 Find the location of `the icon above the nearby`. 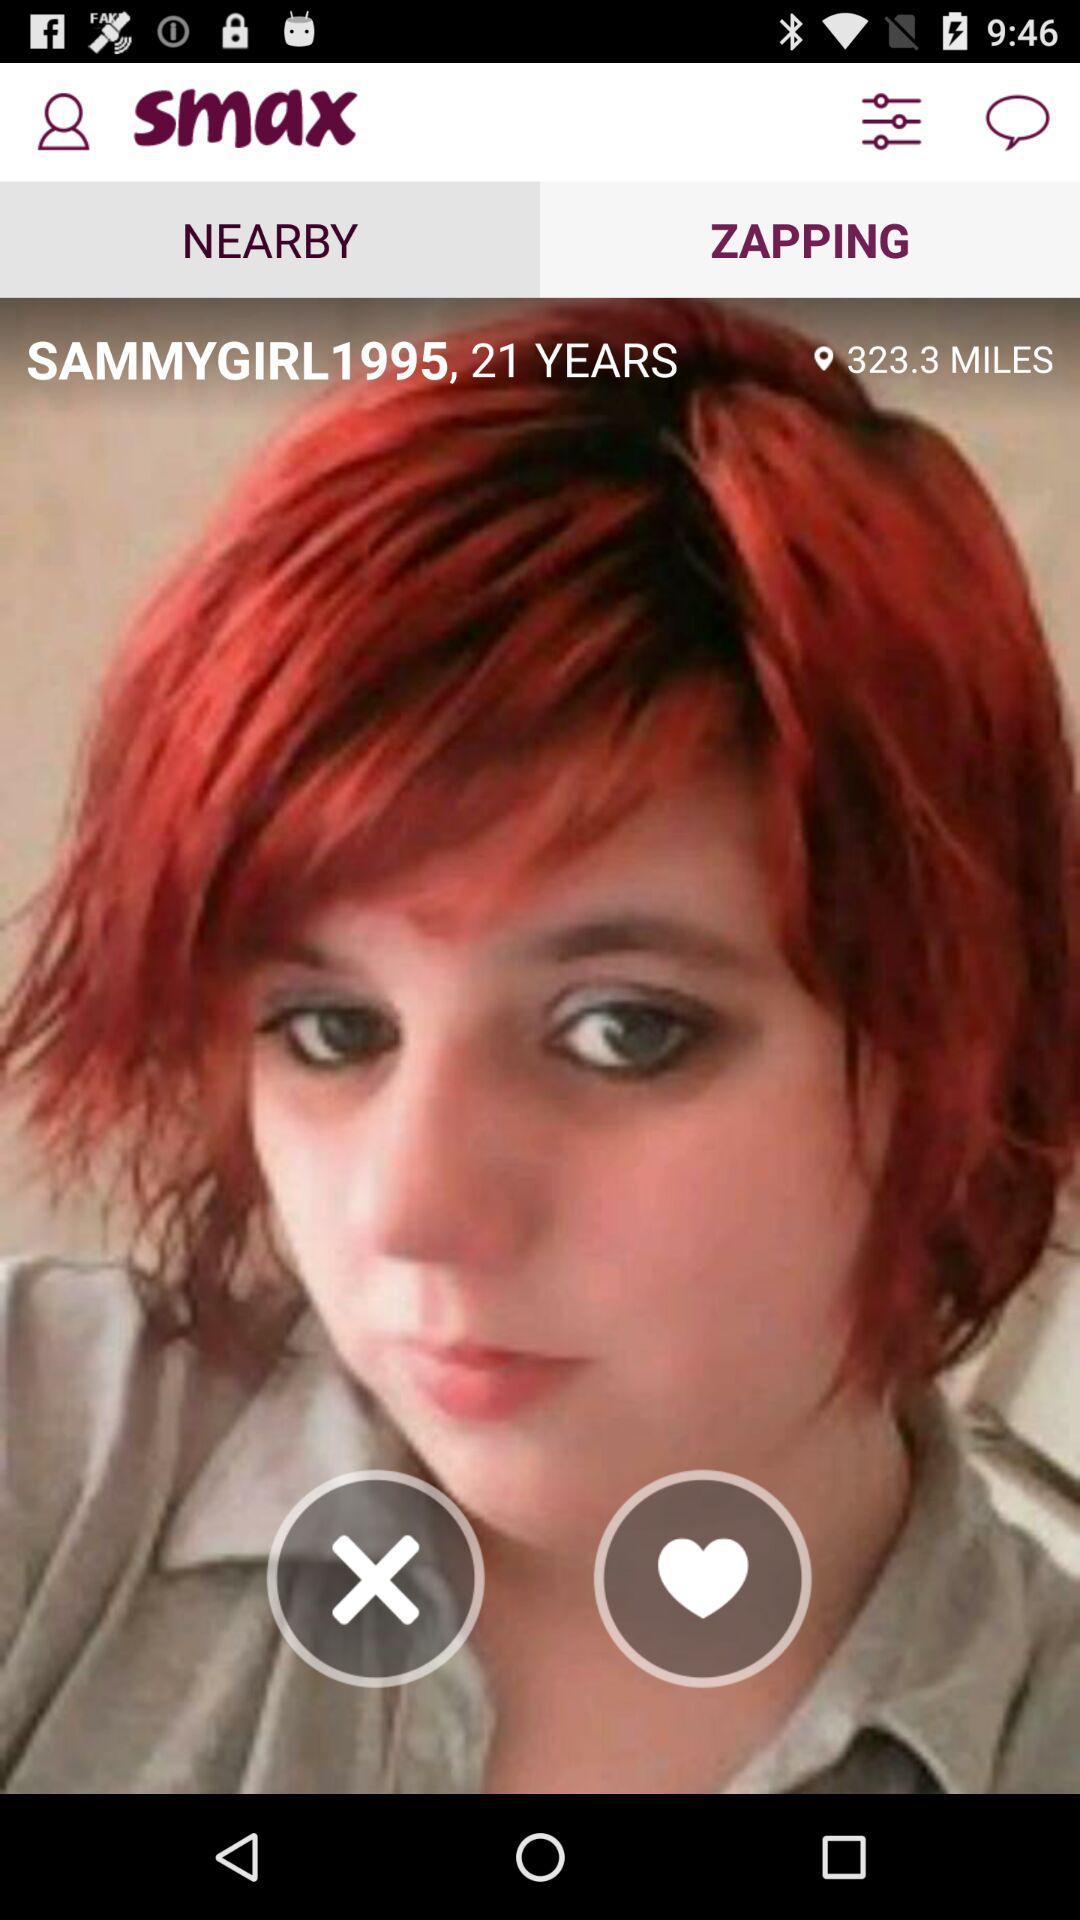

the icon above the nearby is located at coordinates (61, 121).